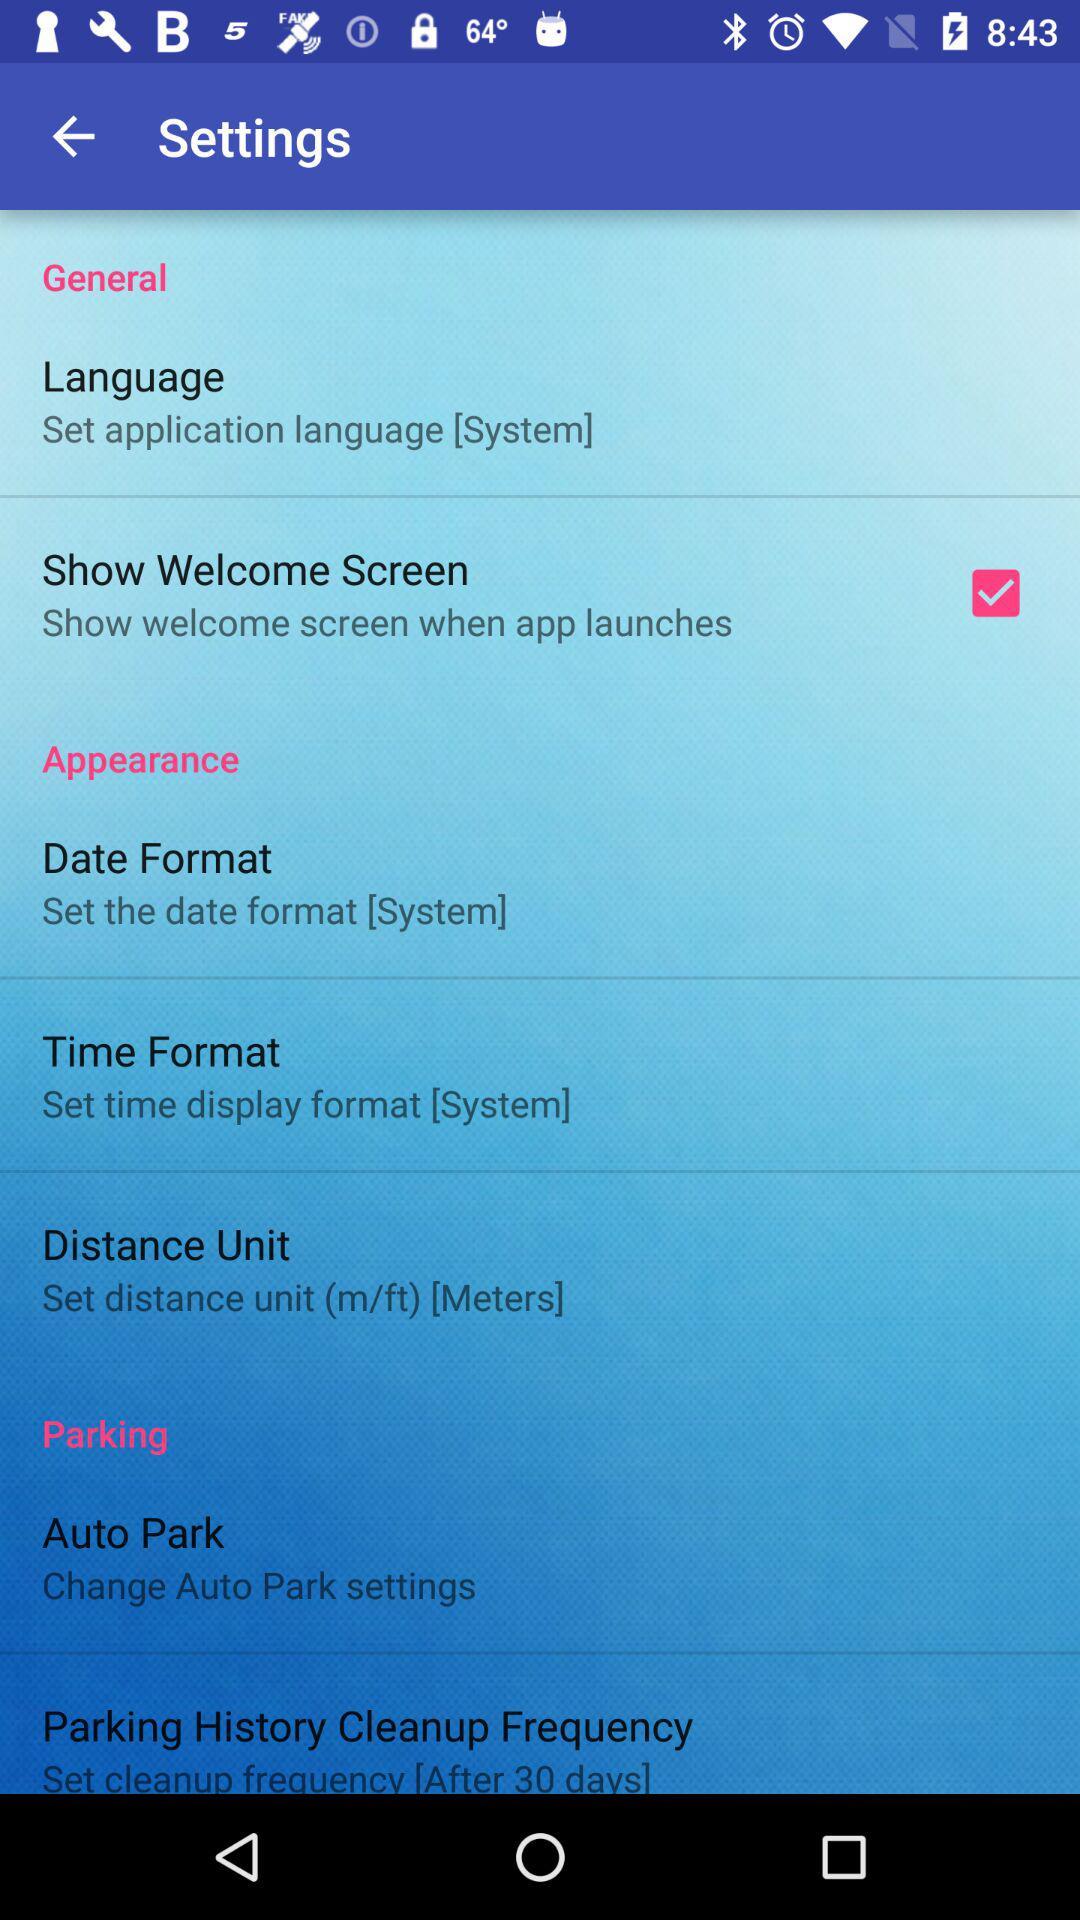  Describe the element at coordinates (540, 254) in the screenshot. I see `the general icon` at that location.